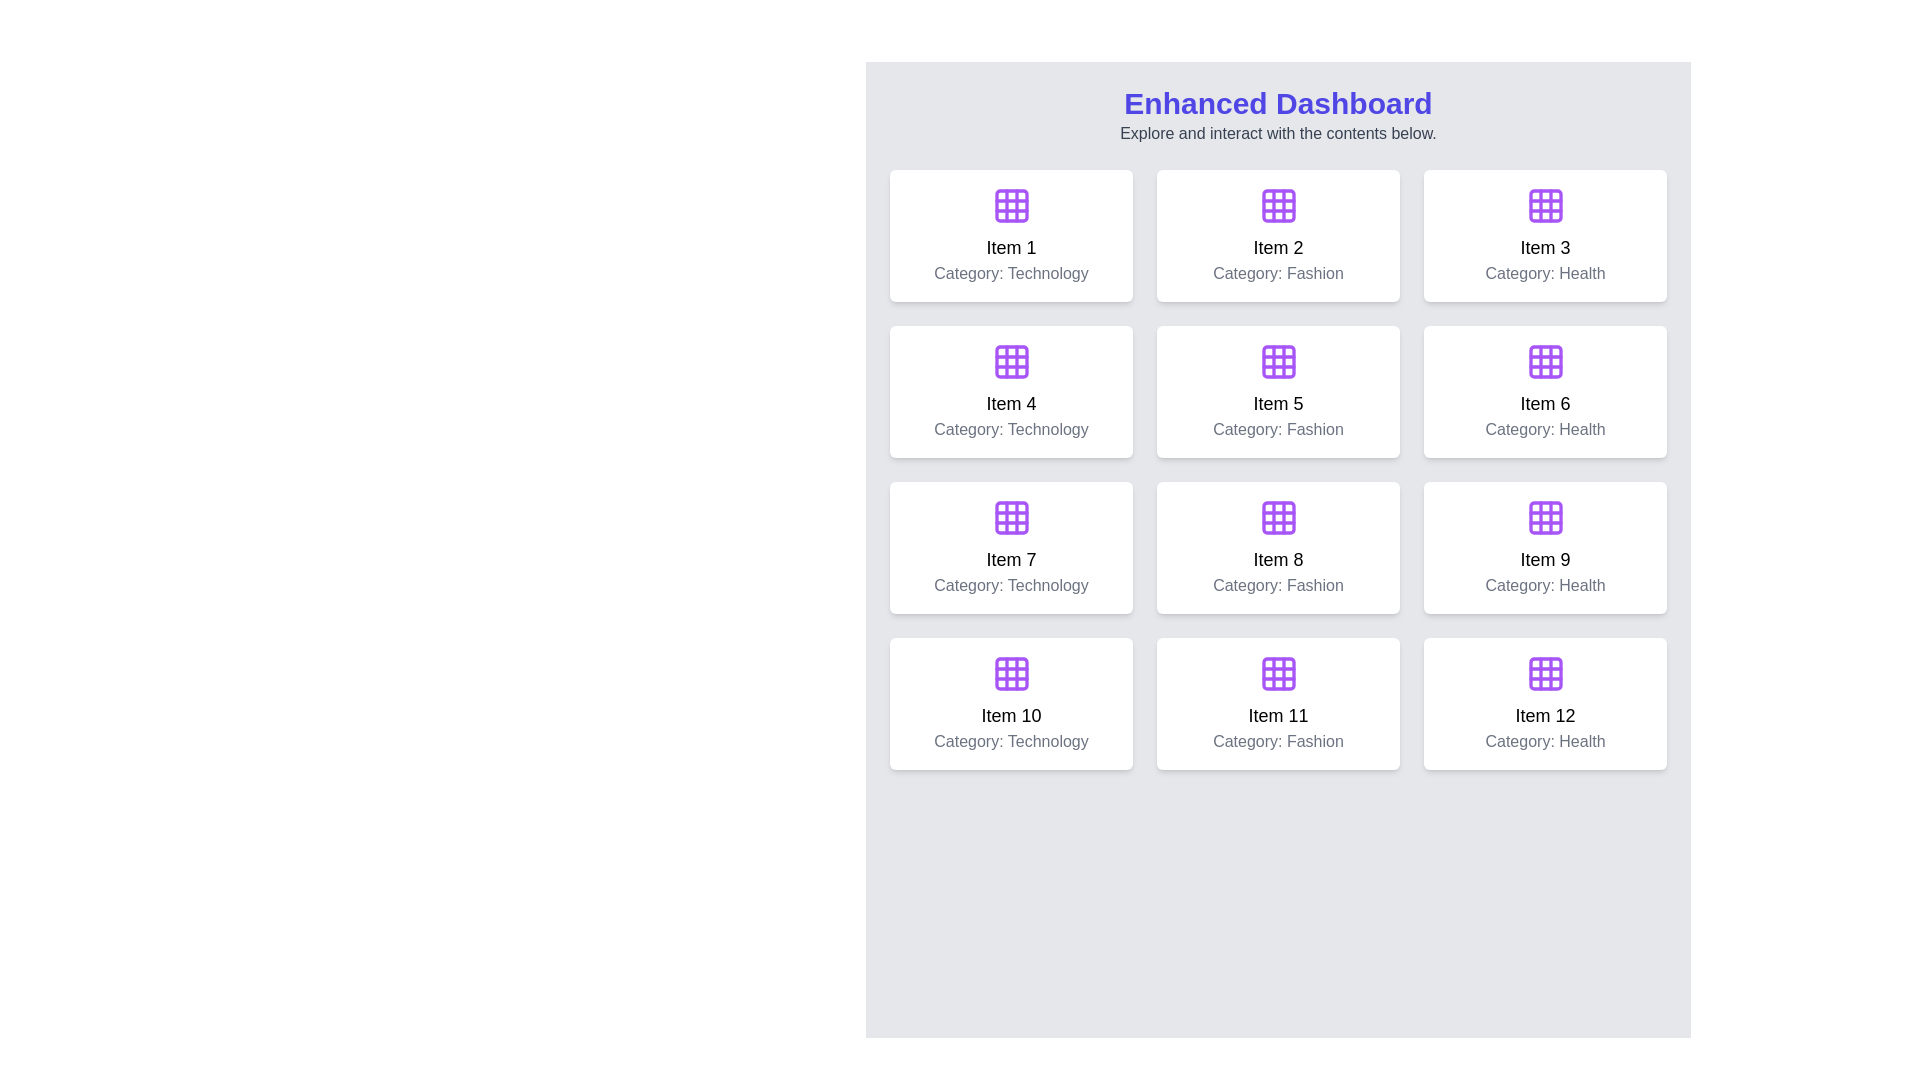 This screenshot has height=1080, width=1920. Describe the element at coordinates (1011, 404) in the screenshot. I see `text content of the text label element displaying 'Item 4', which is bold and centered, located in the middle section of a card in the second row, first column of the grid layout` at that location.